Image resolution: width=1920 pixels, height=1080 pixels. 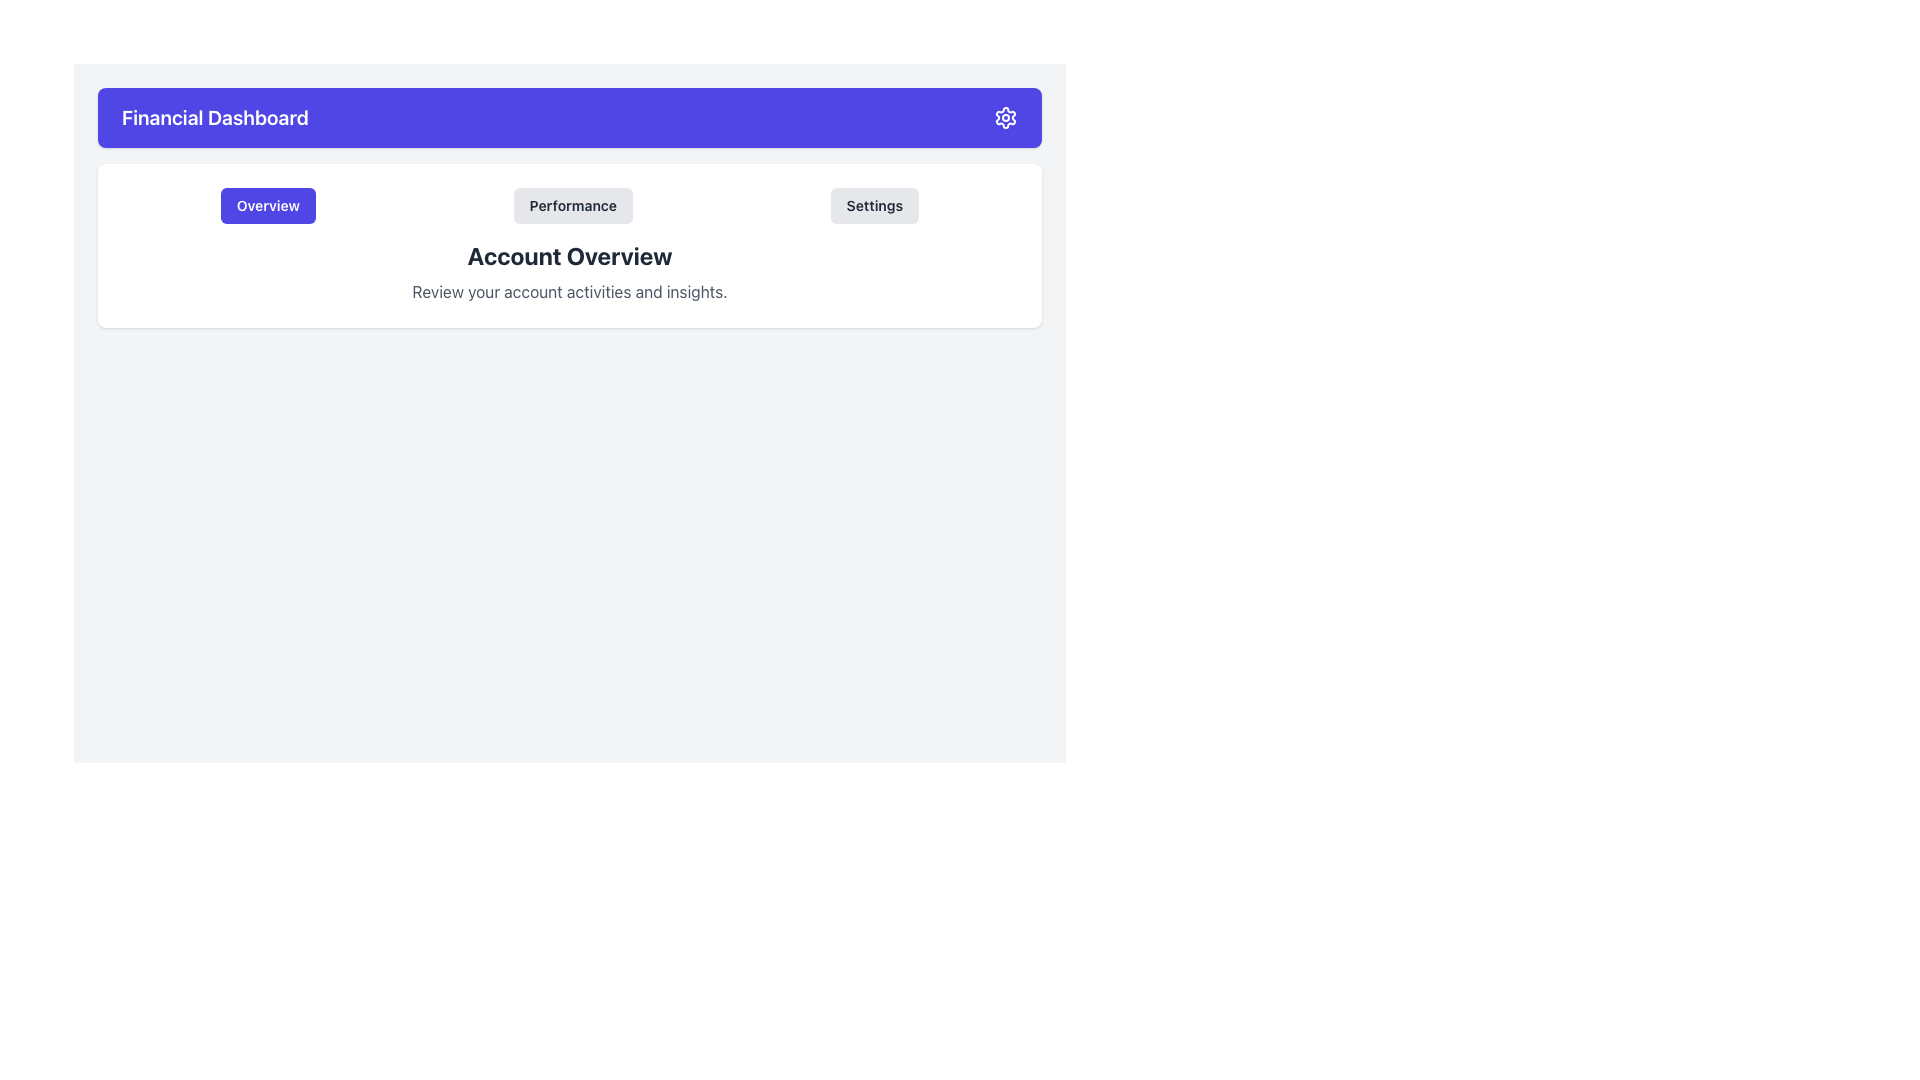 I want to click on the 'Performance' button, which is a rectangular button with a light gray background and rounded corners, positioned between the 'Overview' and 'Settings' buttons, so click(x=572, y=205).